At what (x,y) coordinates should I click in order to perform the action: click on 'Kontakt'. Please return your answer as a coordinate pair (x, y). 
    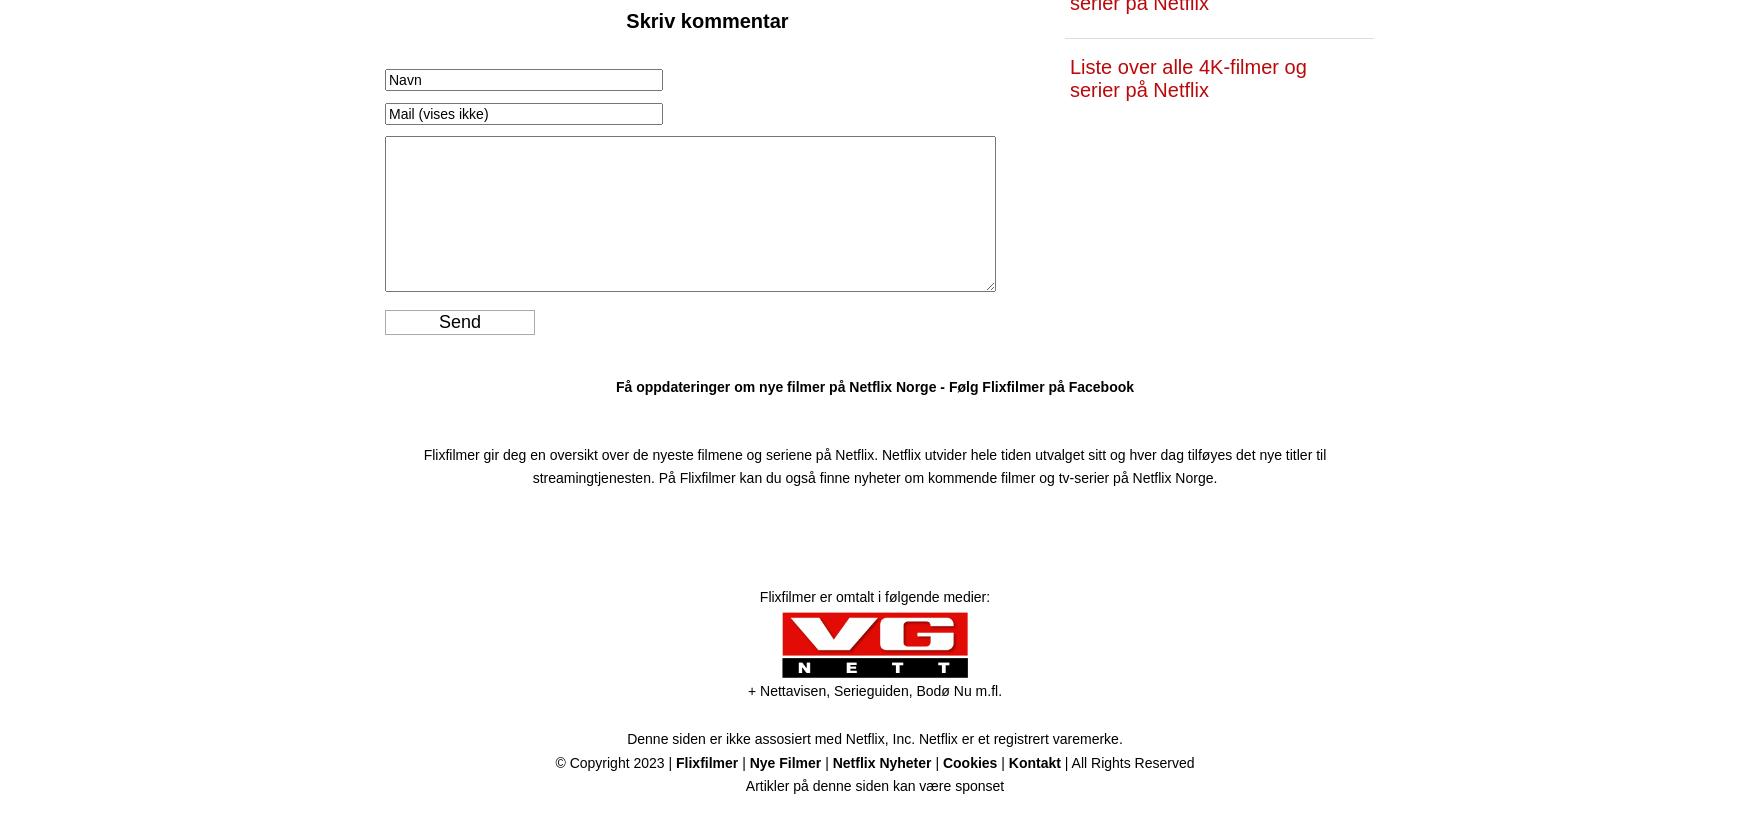
    Looking at the image, I should click on (1033, 761).